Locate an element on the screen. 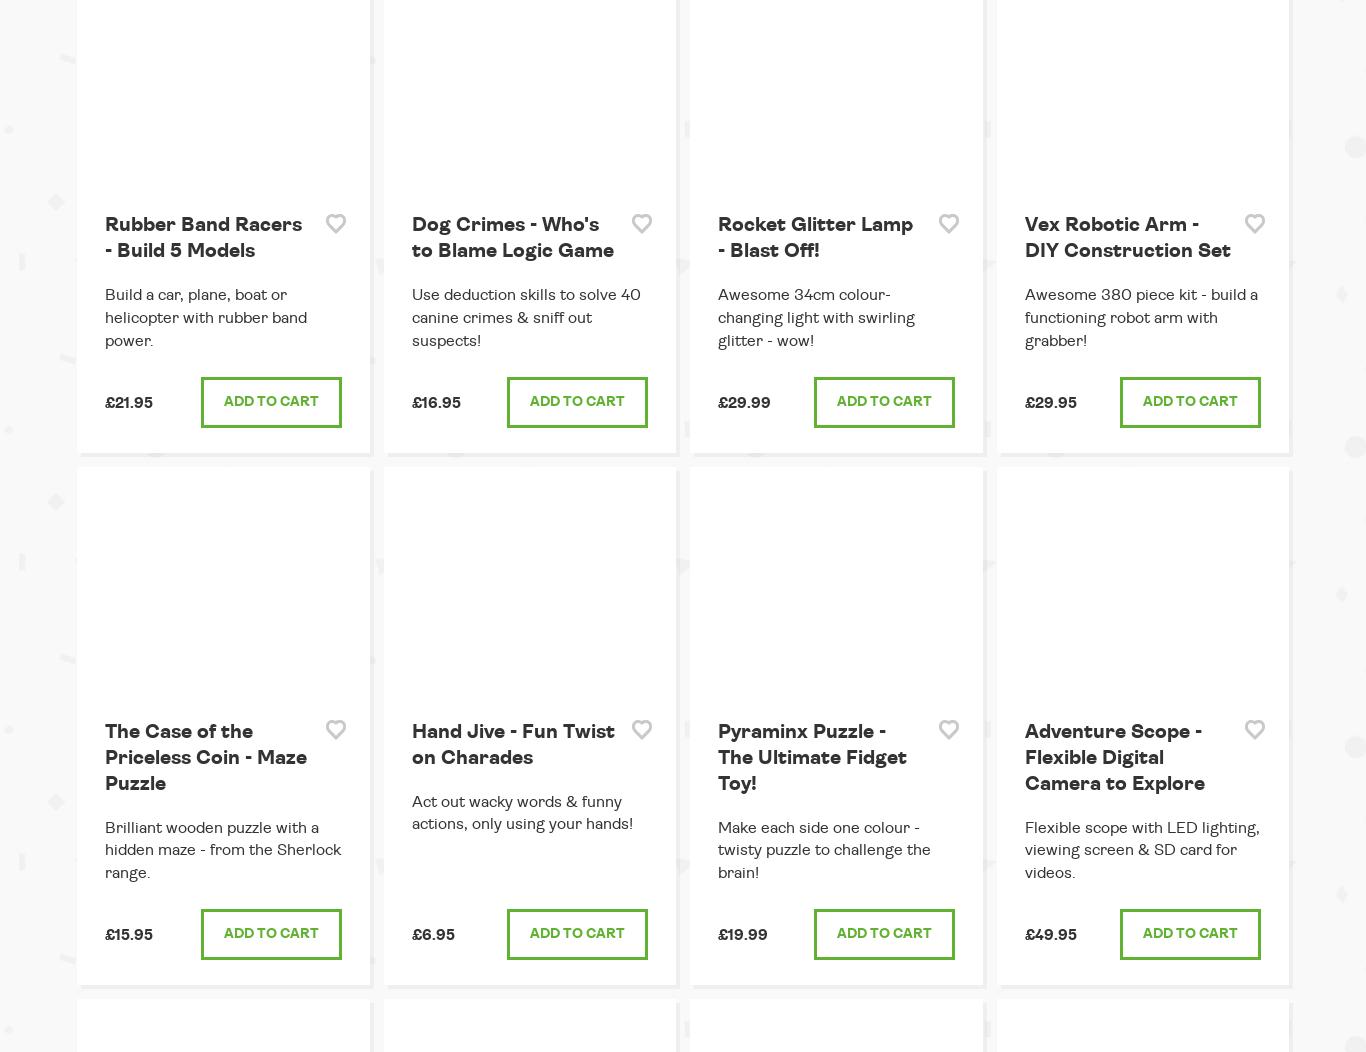  'Make each side one colour - twisty puzzle to challenge the brain!' is located at coordinates (823, 849).